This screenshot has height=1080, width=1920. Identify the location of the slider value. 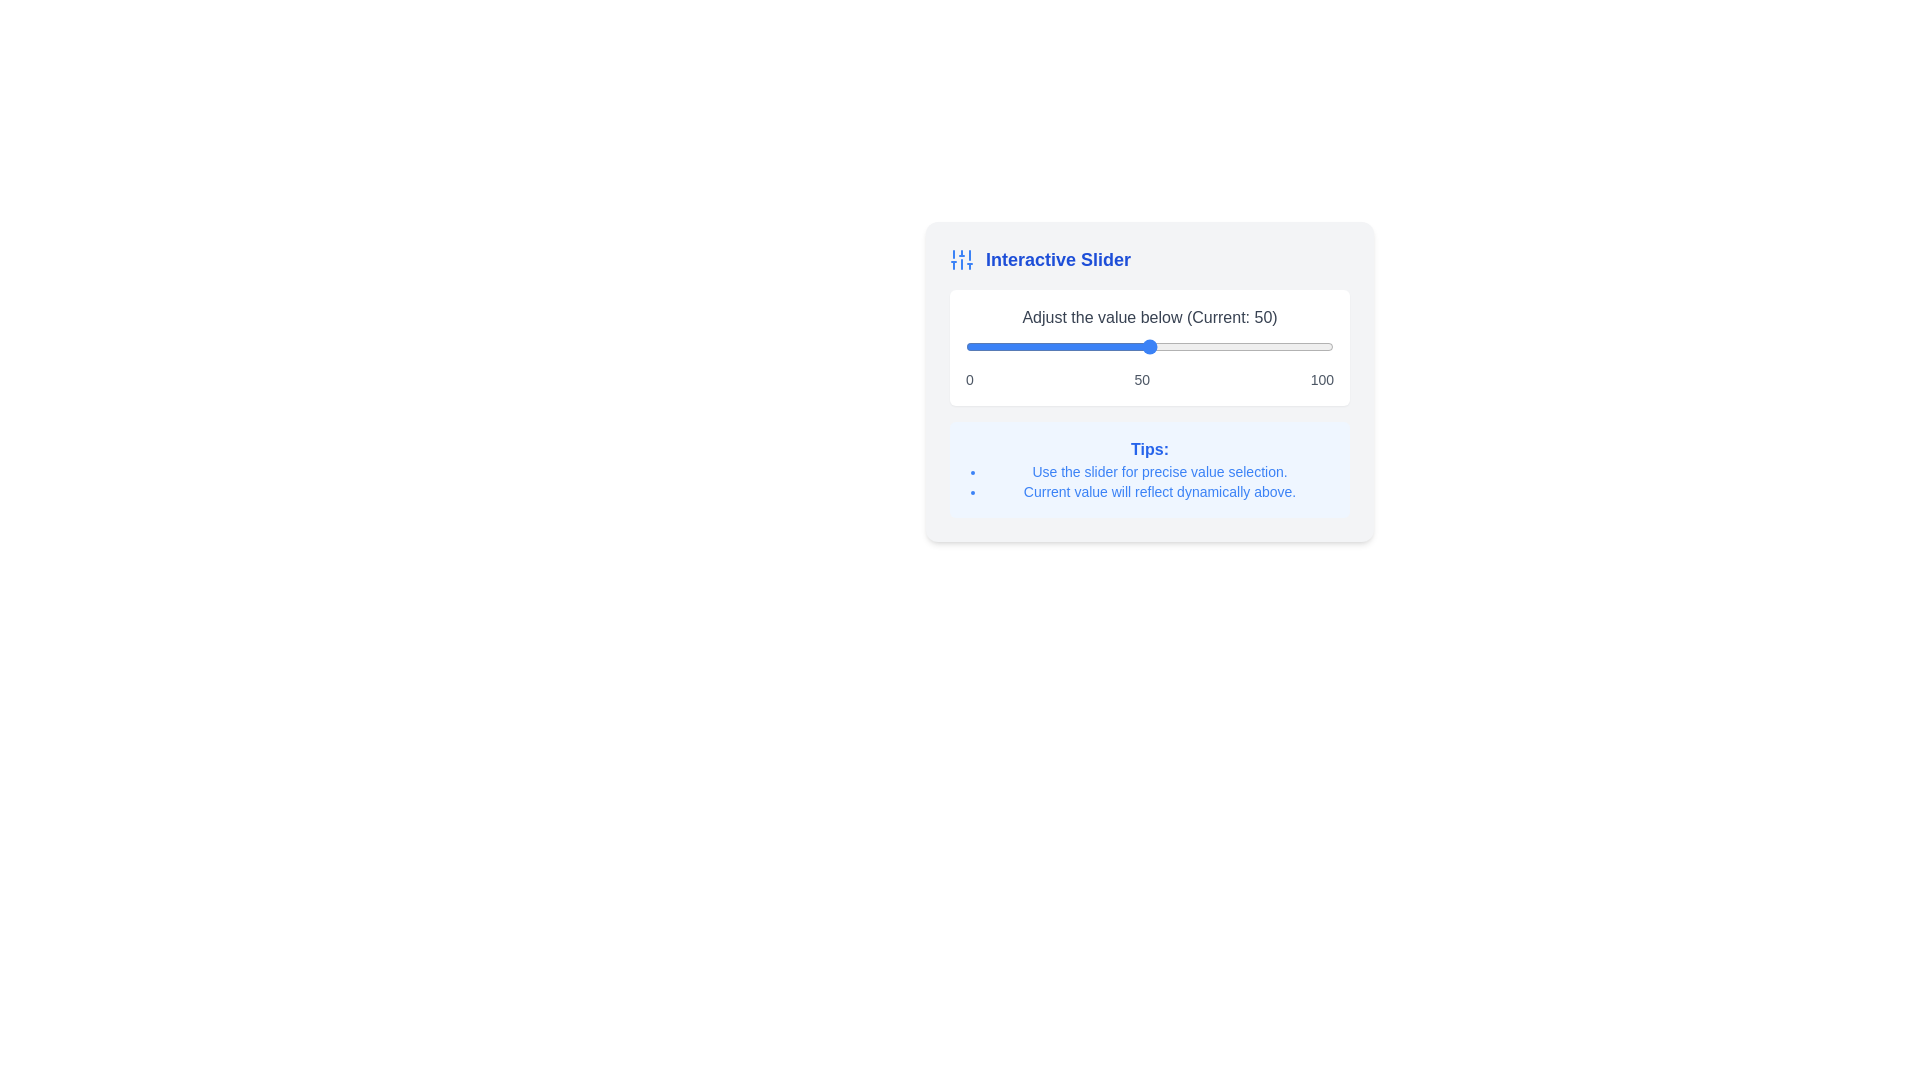
(1315, 346).